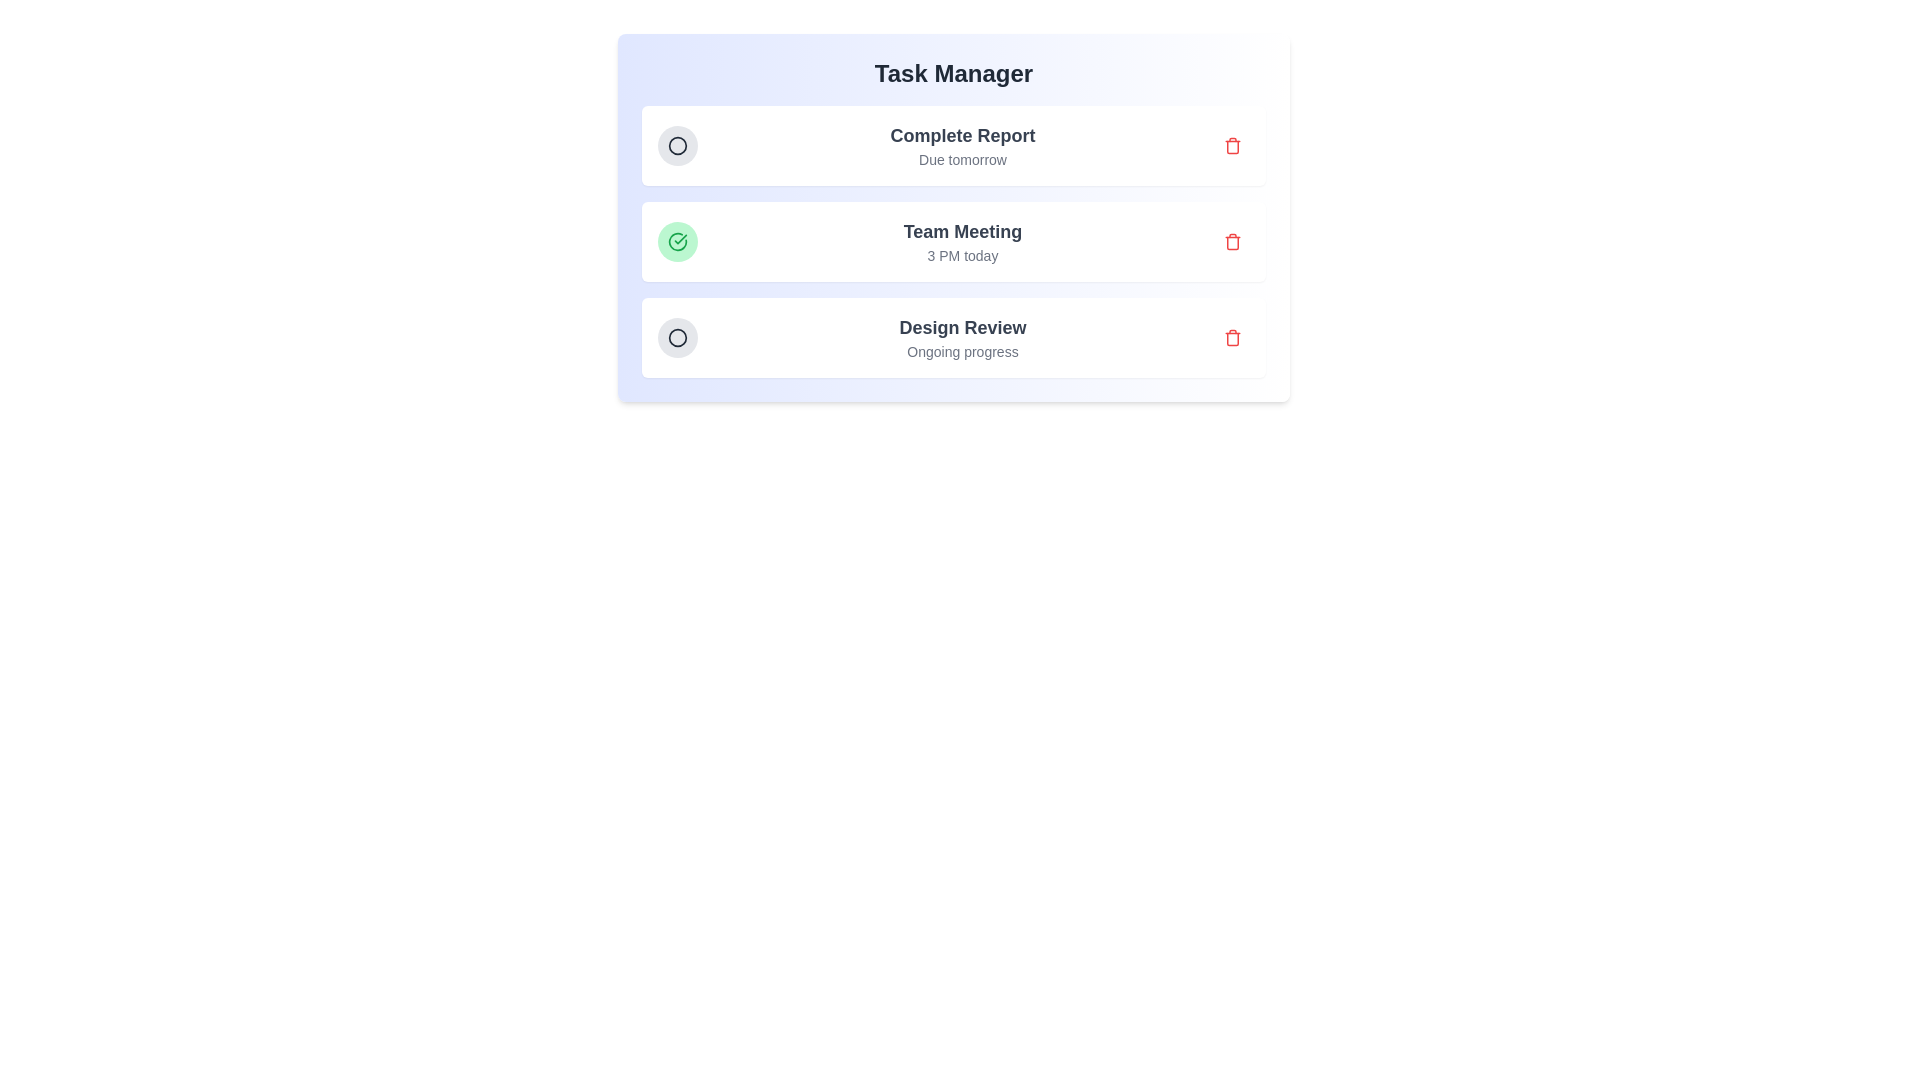 This screenshot has width=1920, height=1080. What do you see at coordinates (1232, 241) in the screenshot?
I see `the red trash can icon adjacent to the 'Team Meeting' task` at bounding box center [1232, 241].